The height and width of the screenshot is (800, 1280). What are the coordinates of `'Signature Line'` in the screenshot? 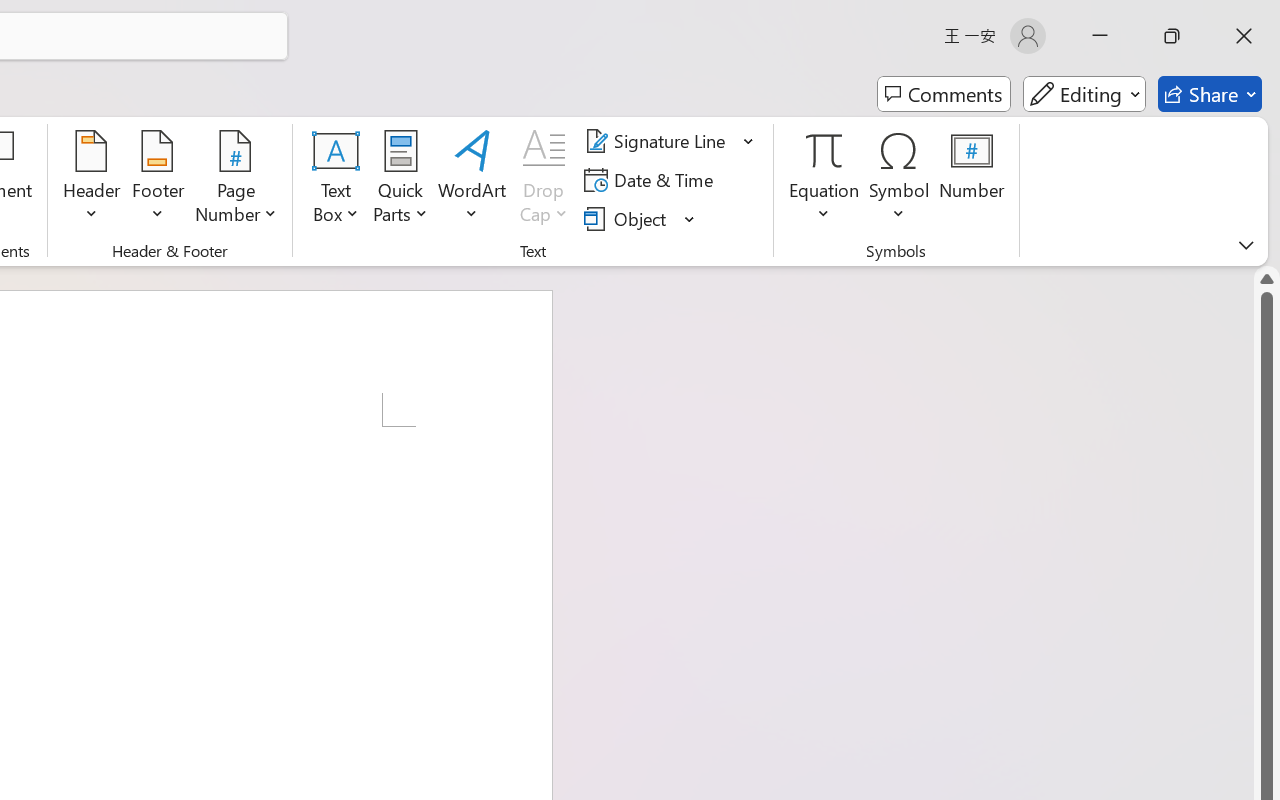 It's located at (670, 141).